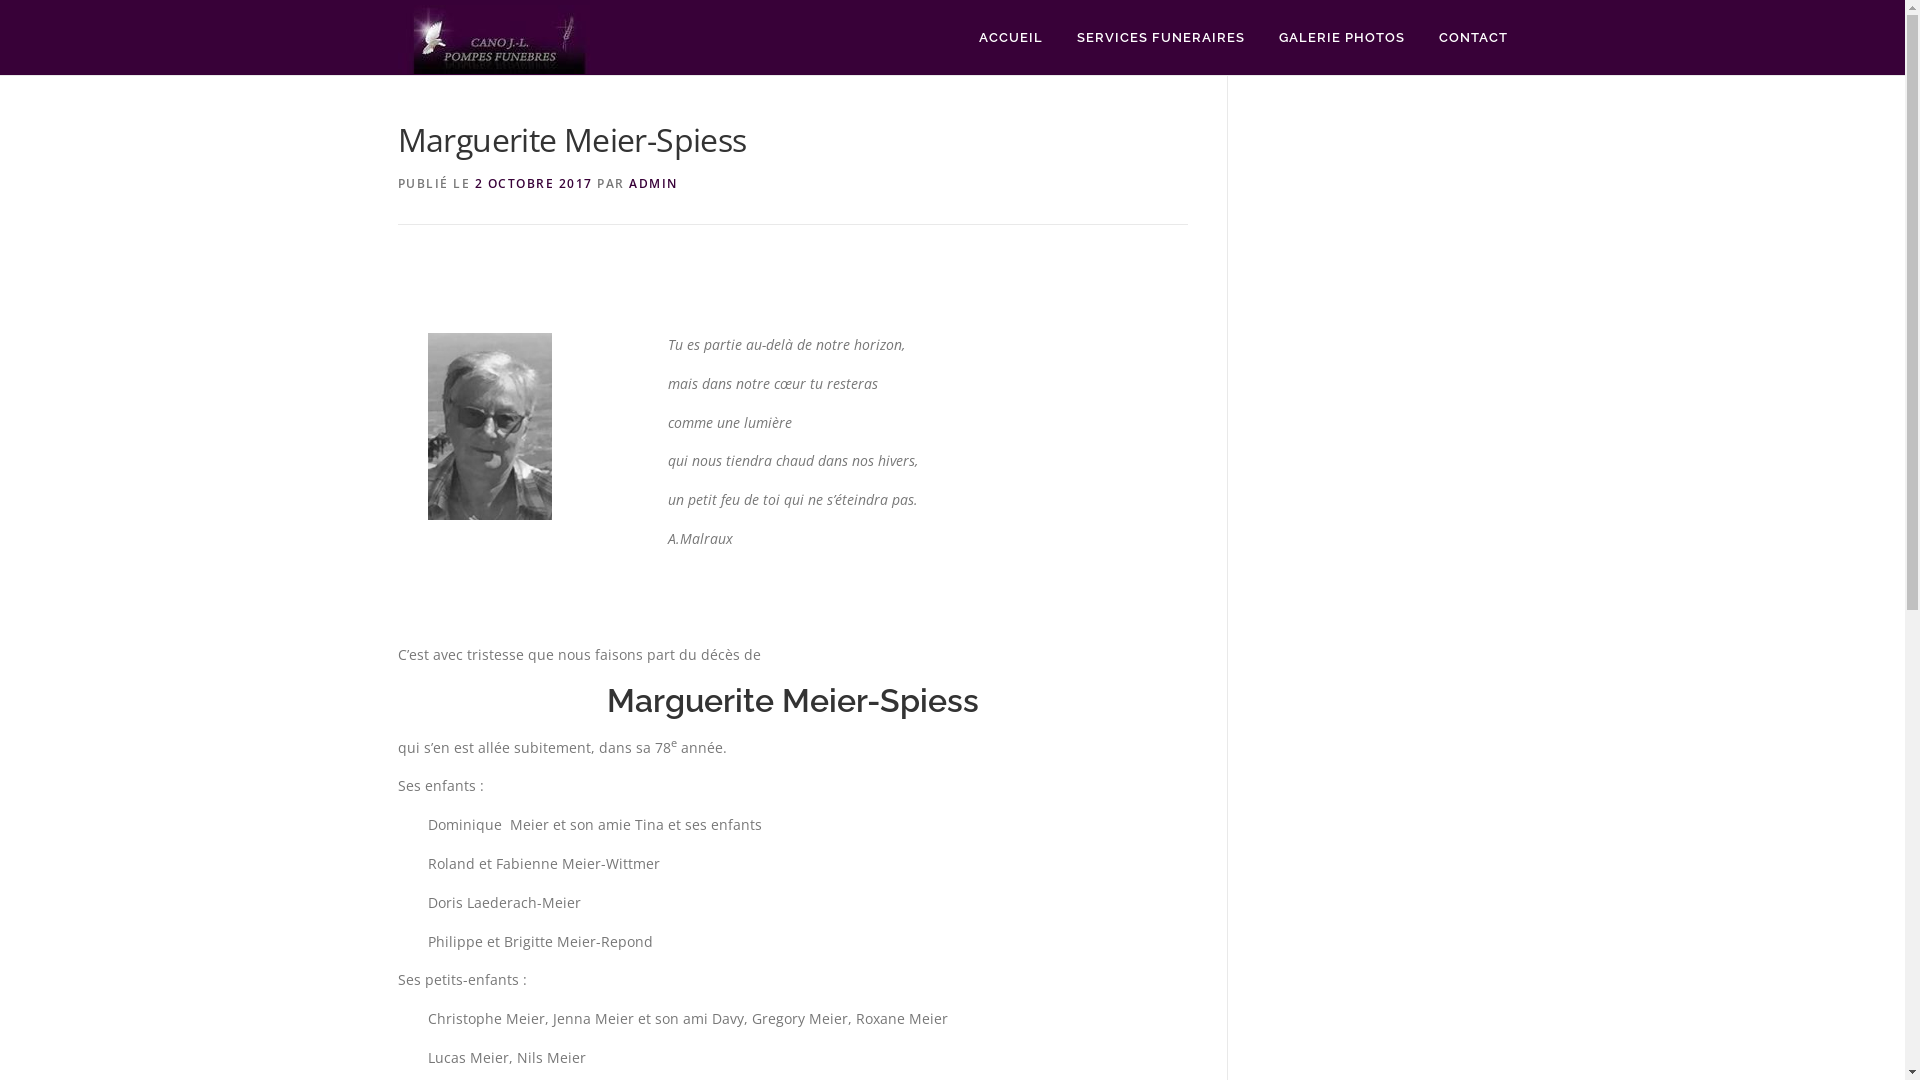 This screenshot has width=1920, height=1080. I want to click on 'GALERIE PHOTOS', so click(1342, 37).